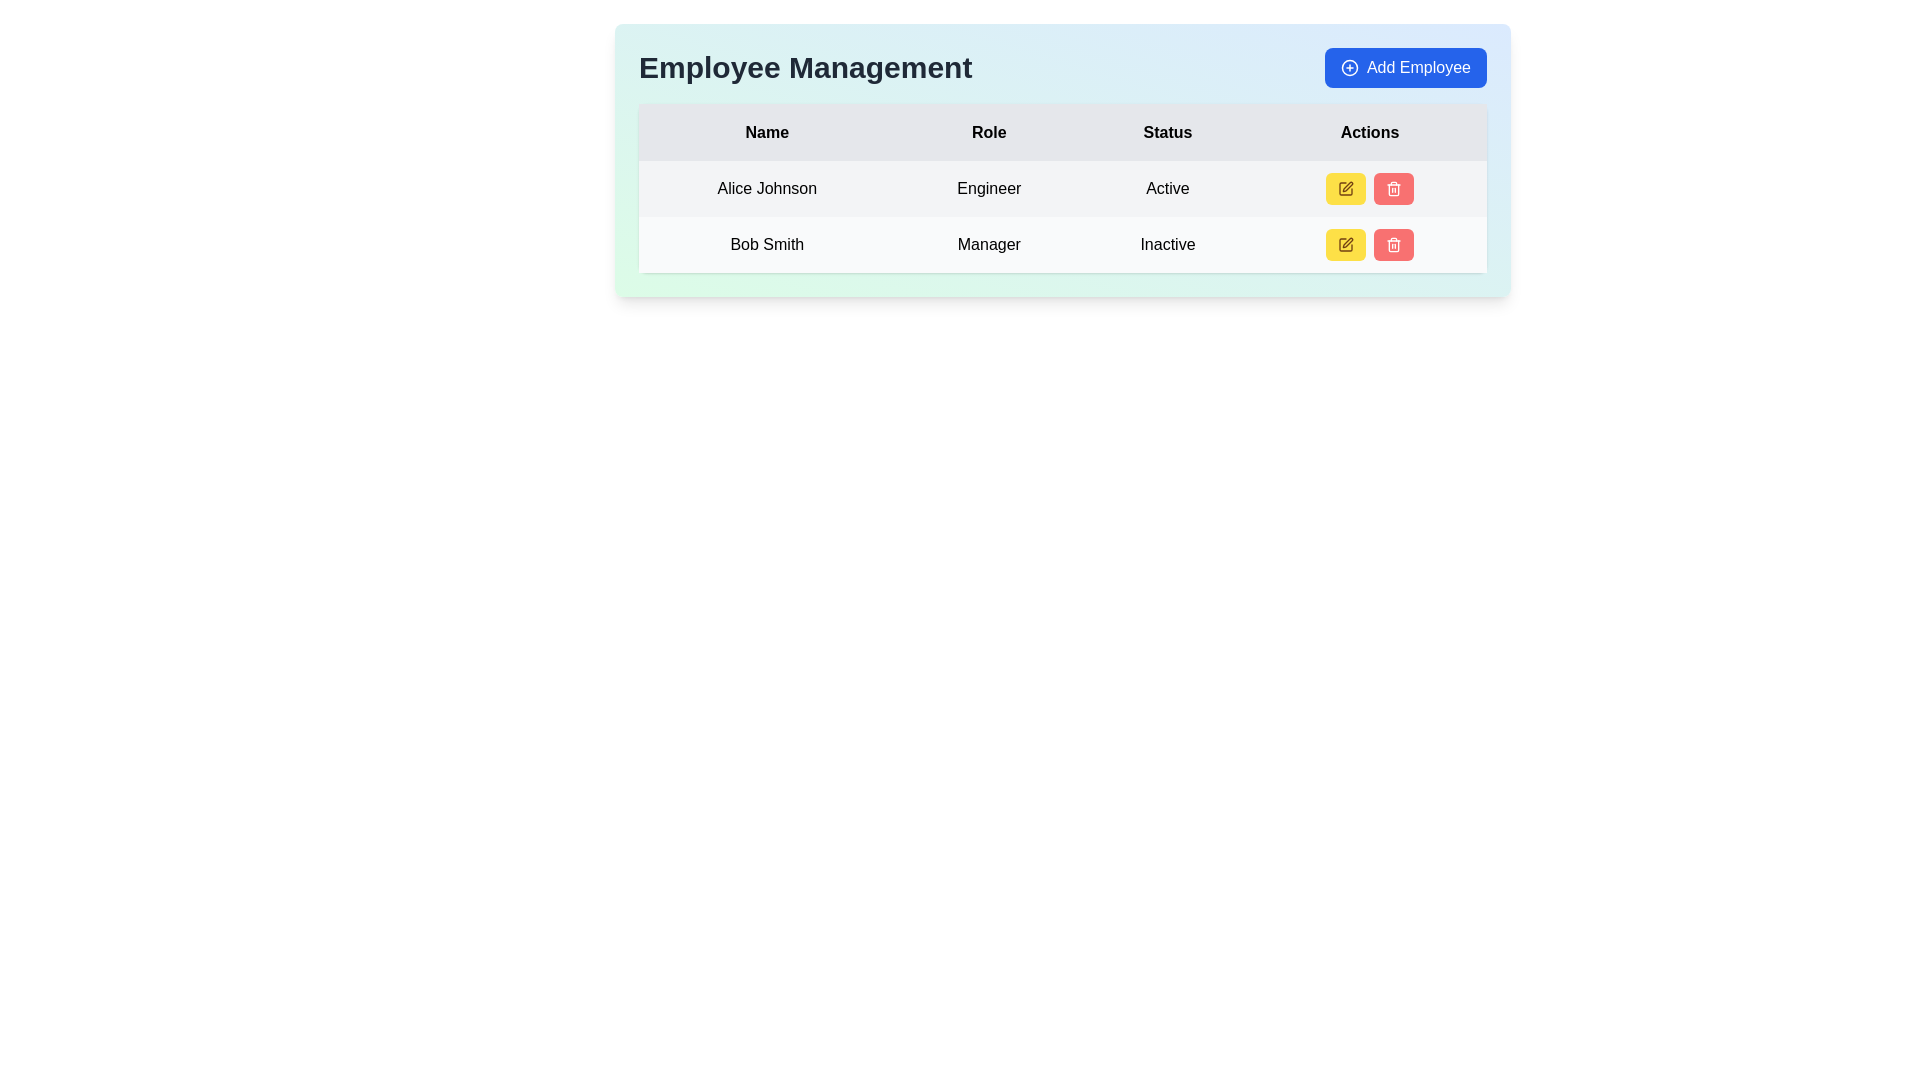 The image size is (1920, 1080). Describe the element at coordinates (1167, 189) in the screenshot. I see `the static text label indicating the employment status of 'Alice Johnson' in the 'Employee Management' table, located in the 'Status' column` at that location.